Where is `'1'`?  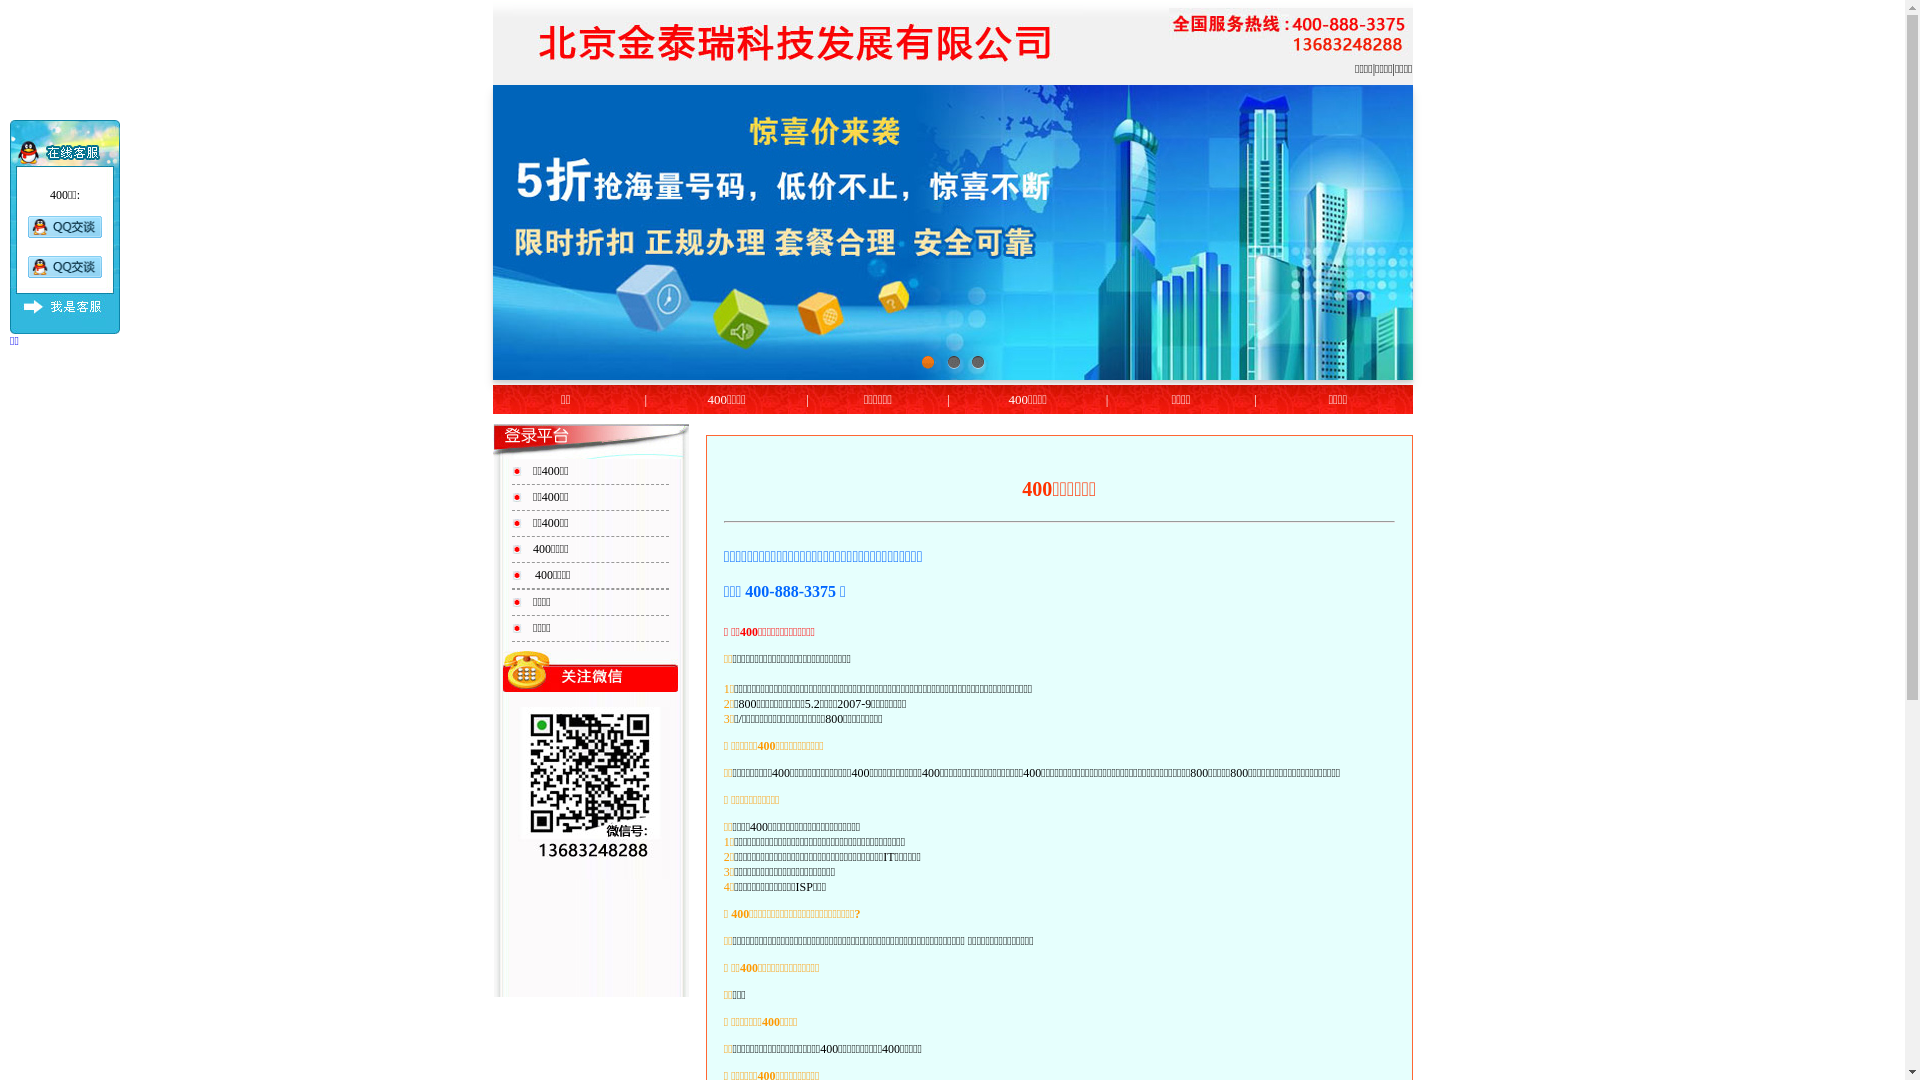 '1' is located at coordinates (928, 362).